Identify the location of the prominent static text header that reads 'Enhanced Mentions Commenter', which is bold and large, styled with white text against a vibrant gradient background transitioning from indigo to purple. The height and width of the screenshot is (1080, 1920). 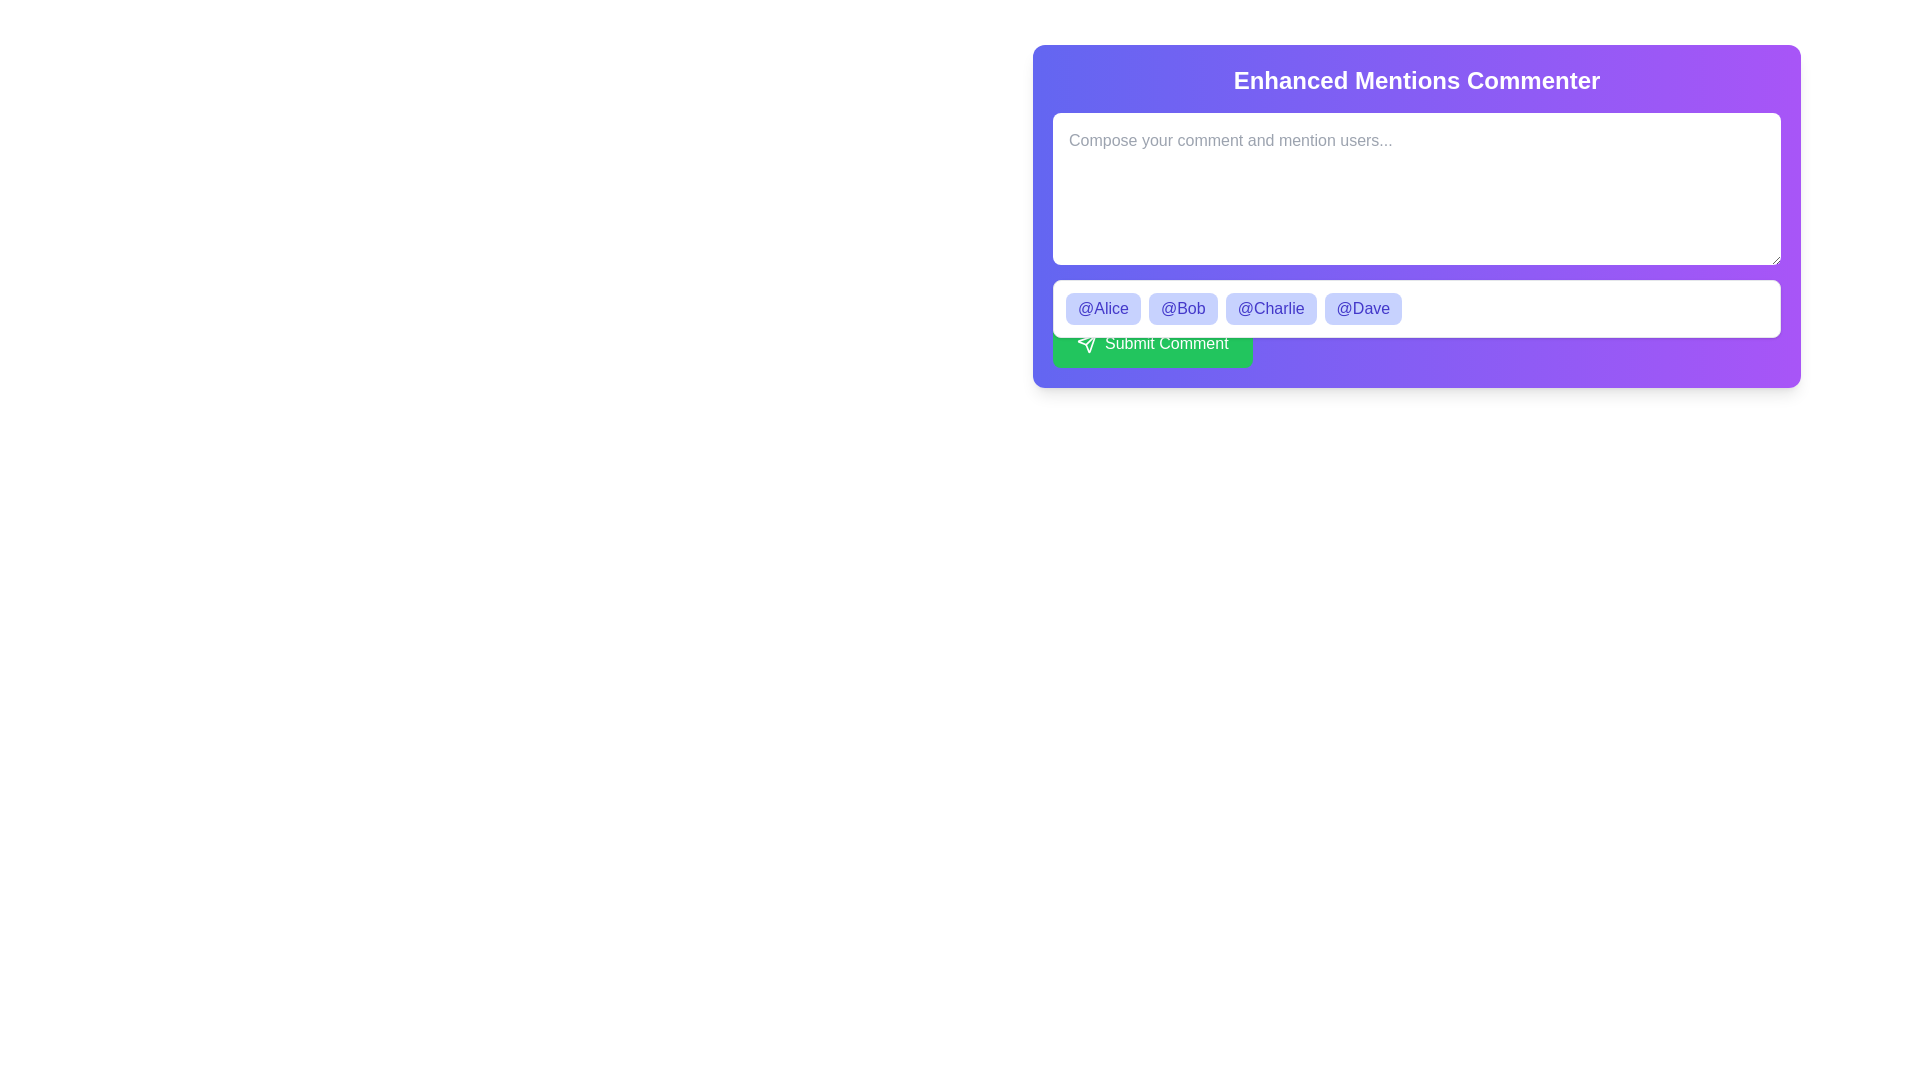
(1415, 80).